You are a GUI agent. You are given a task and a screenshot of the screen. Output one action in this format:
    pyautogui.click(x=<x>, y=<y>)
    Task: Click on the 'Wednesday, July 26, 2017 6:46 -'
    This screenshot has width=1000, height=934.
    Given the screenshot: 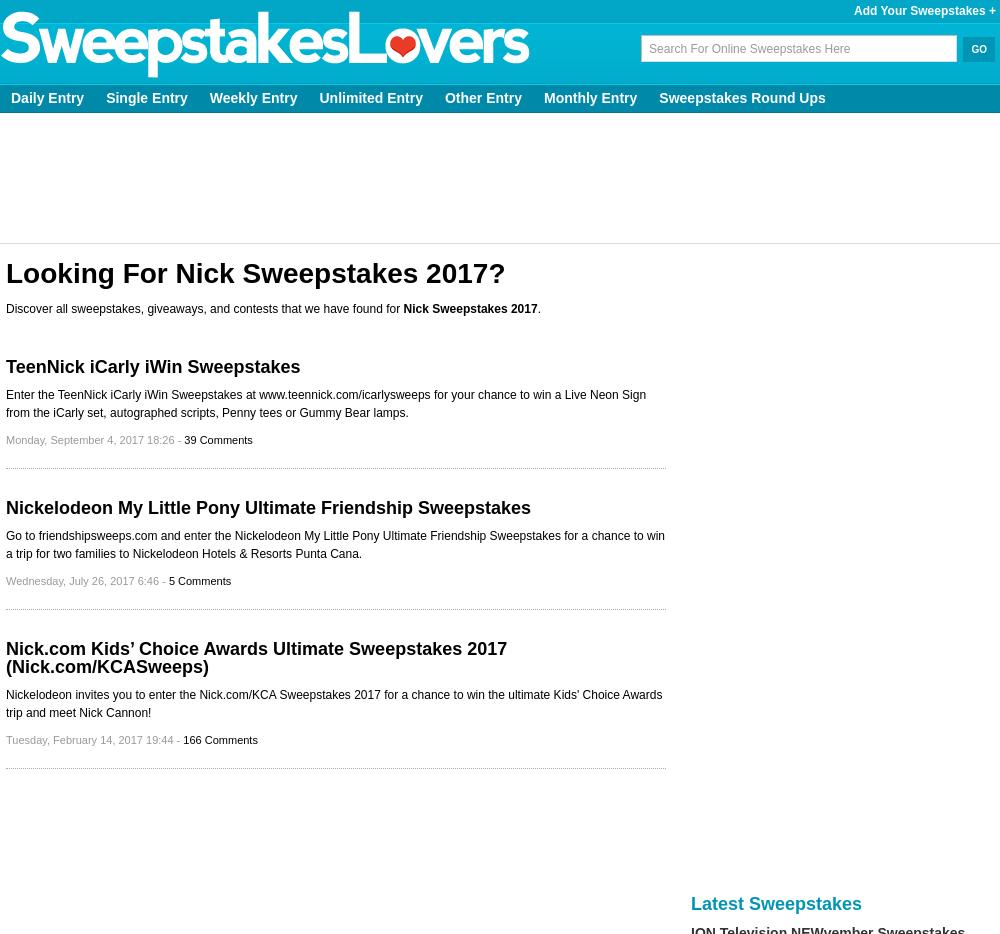 What is the action you would take?
    pyautogui.click(x=86, y=580)
    